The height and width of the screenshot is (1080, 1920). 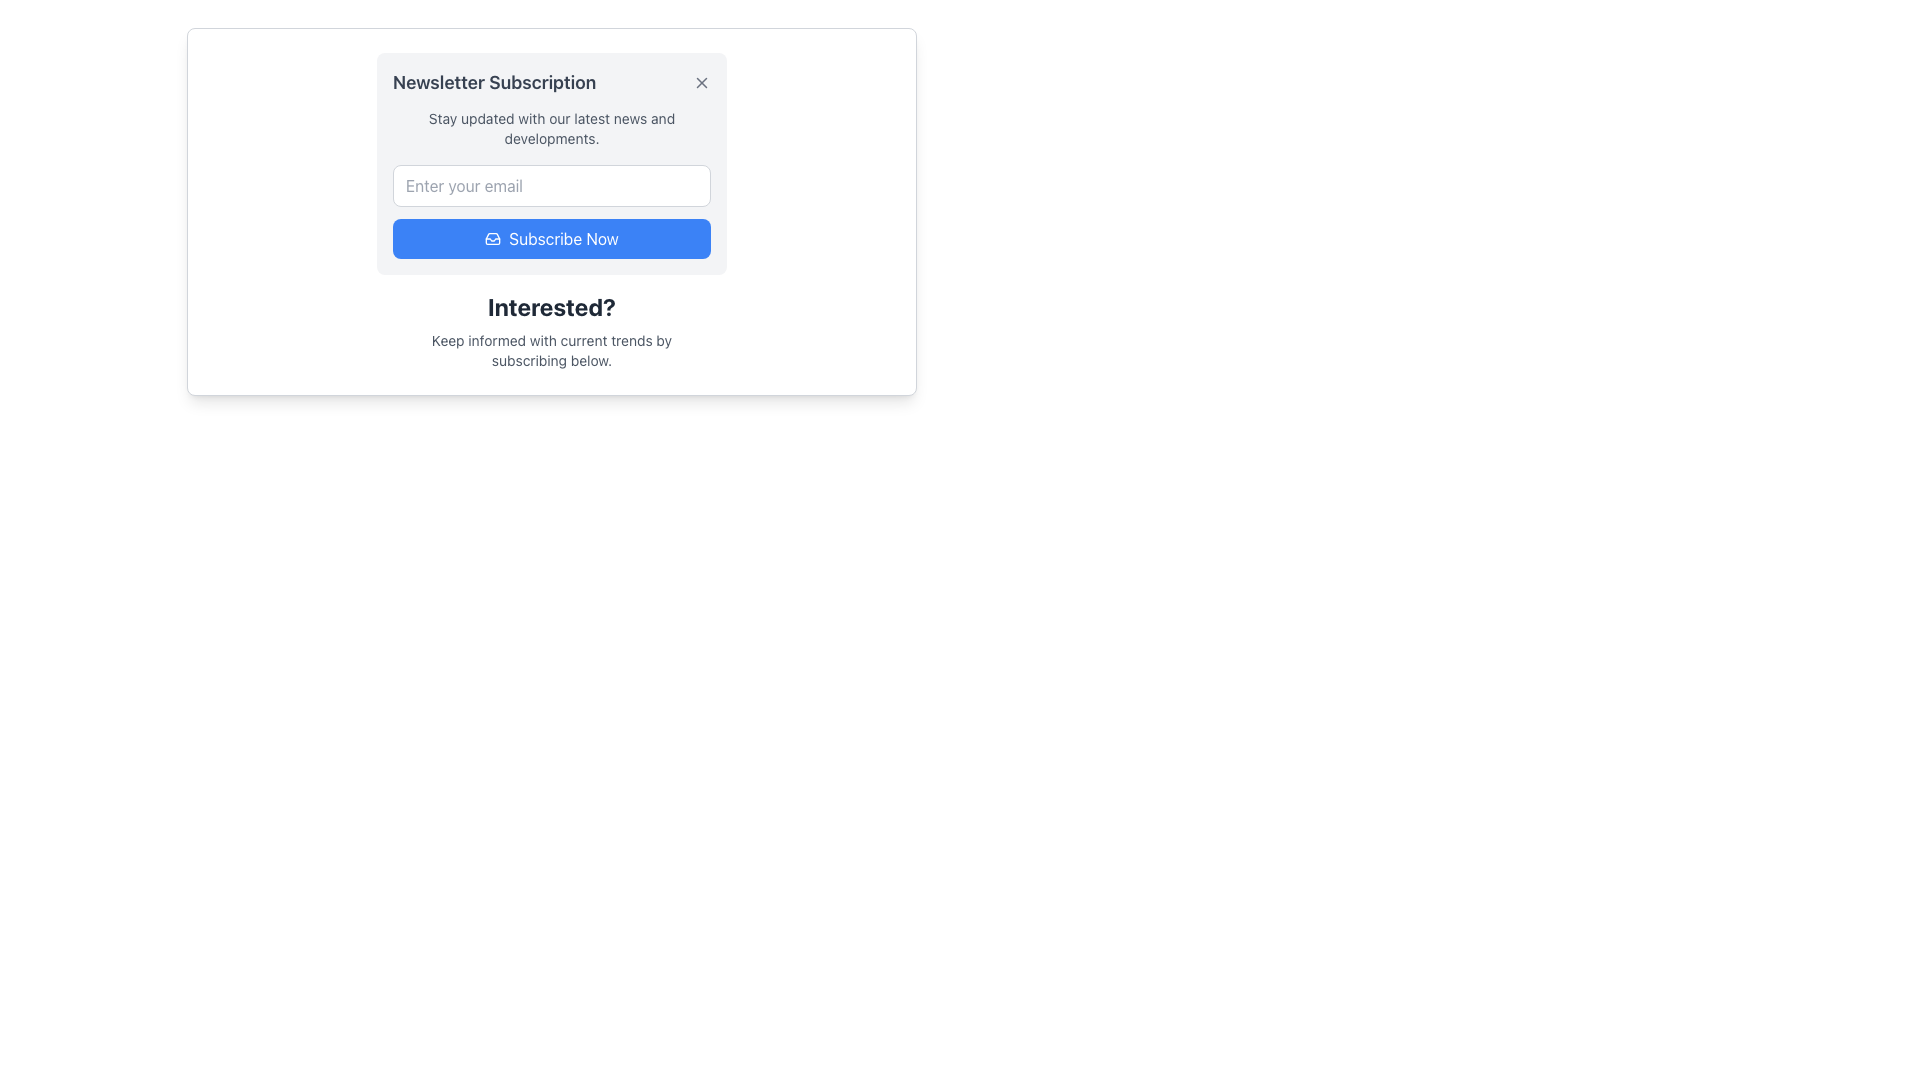 I want to click on the close button located at the top-right corner of the 'Newsletter Subscription' section, so click(x=701, y=82).